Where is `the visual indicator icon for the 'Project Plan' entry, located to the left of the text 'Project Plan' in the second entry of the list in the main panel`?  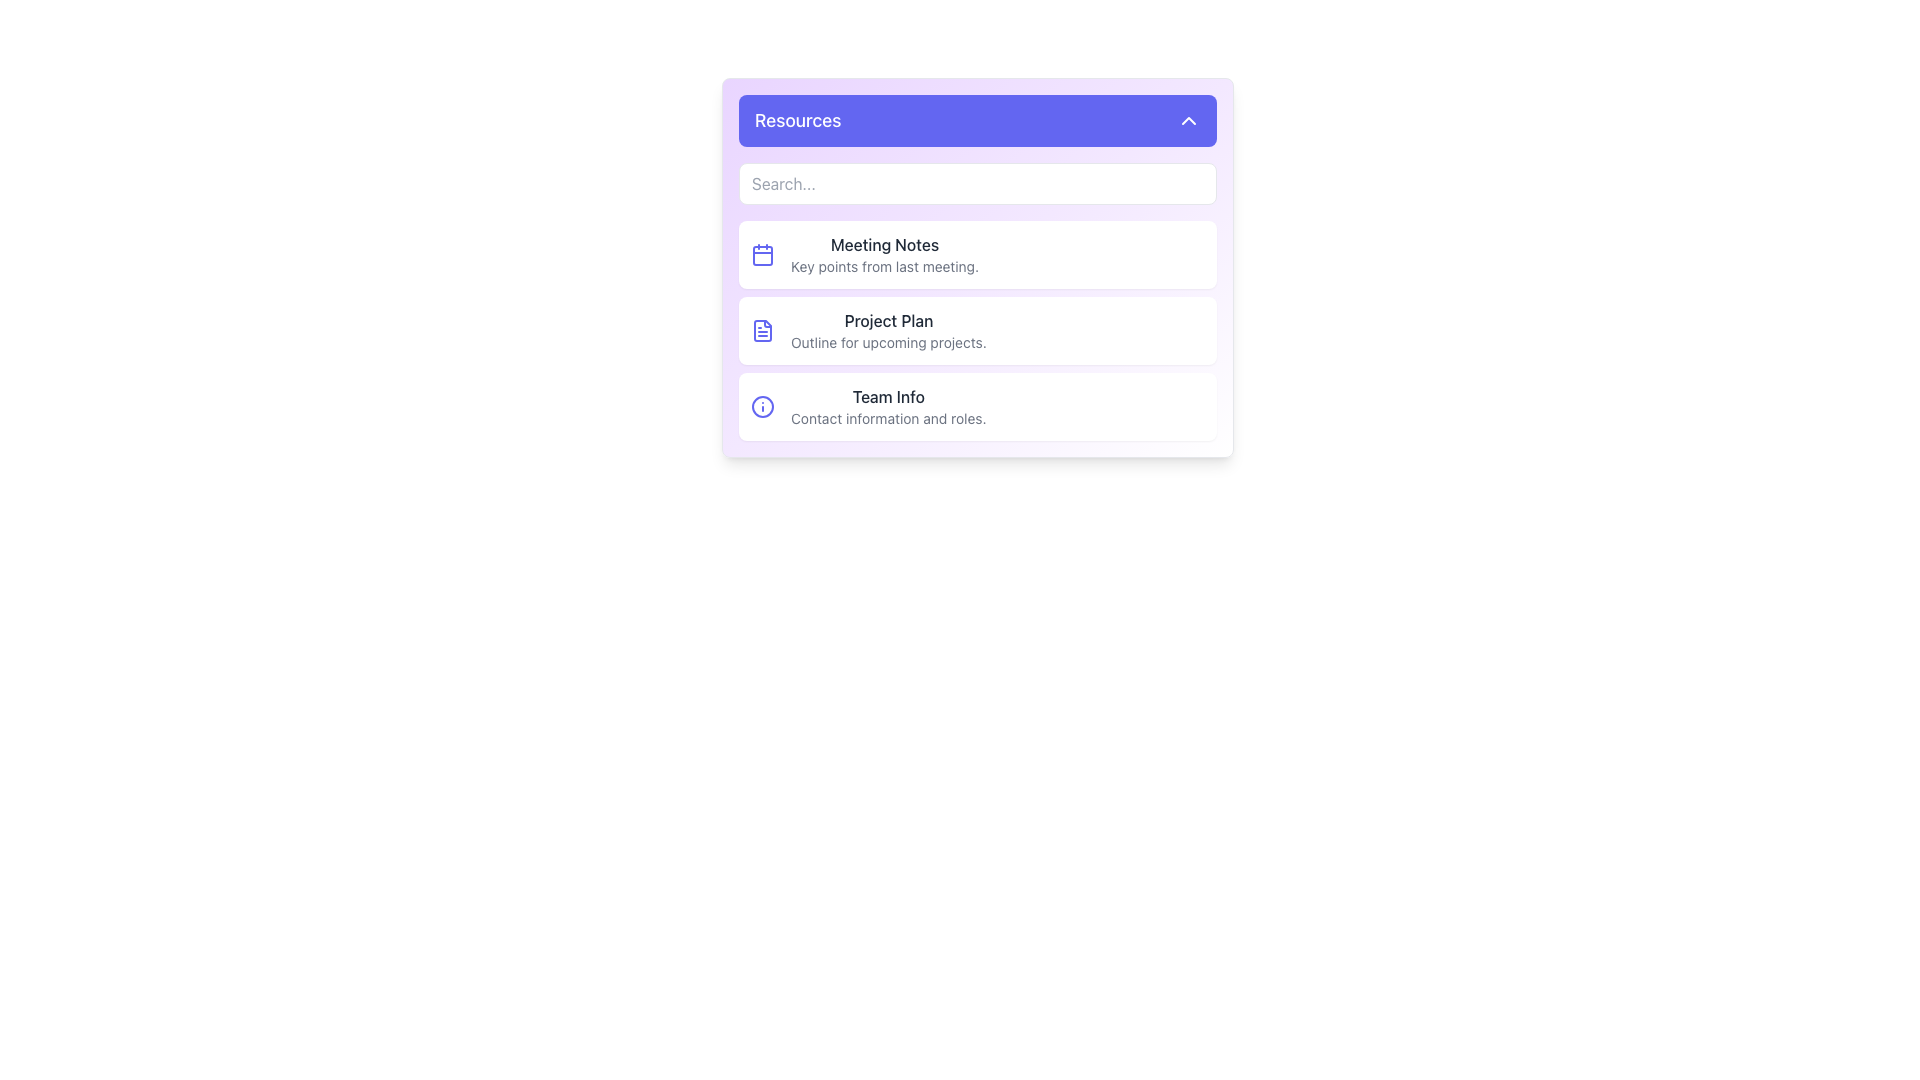 the visual indicator icon for the 'Project Plan' entry, located to the left of the text 'Project Plan' in the second entry of the list in the main panel is located at coordinates (762, 330).